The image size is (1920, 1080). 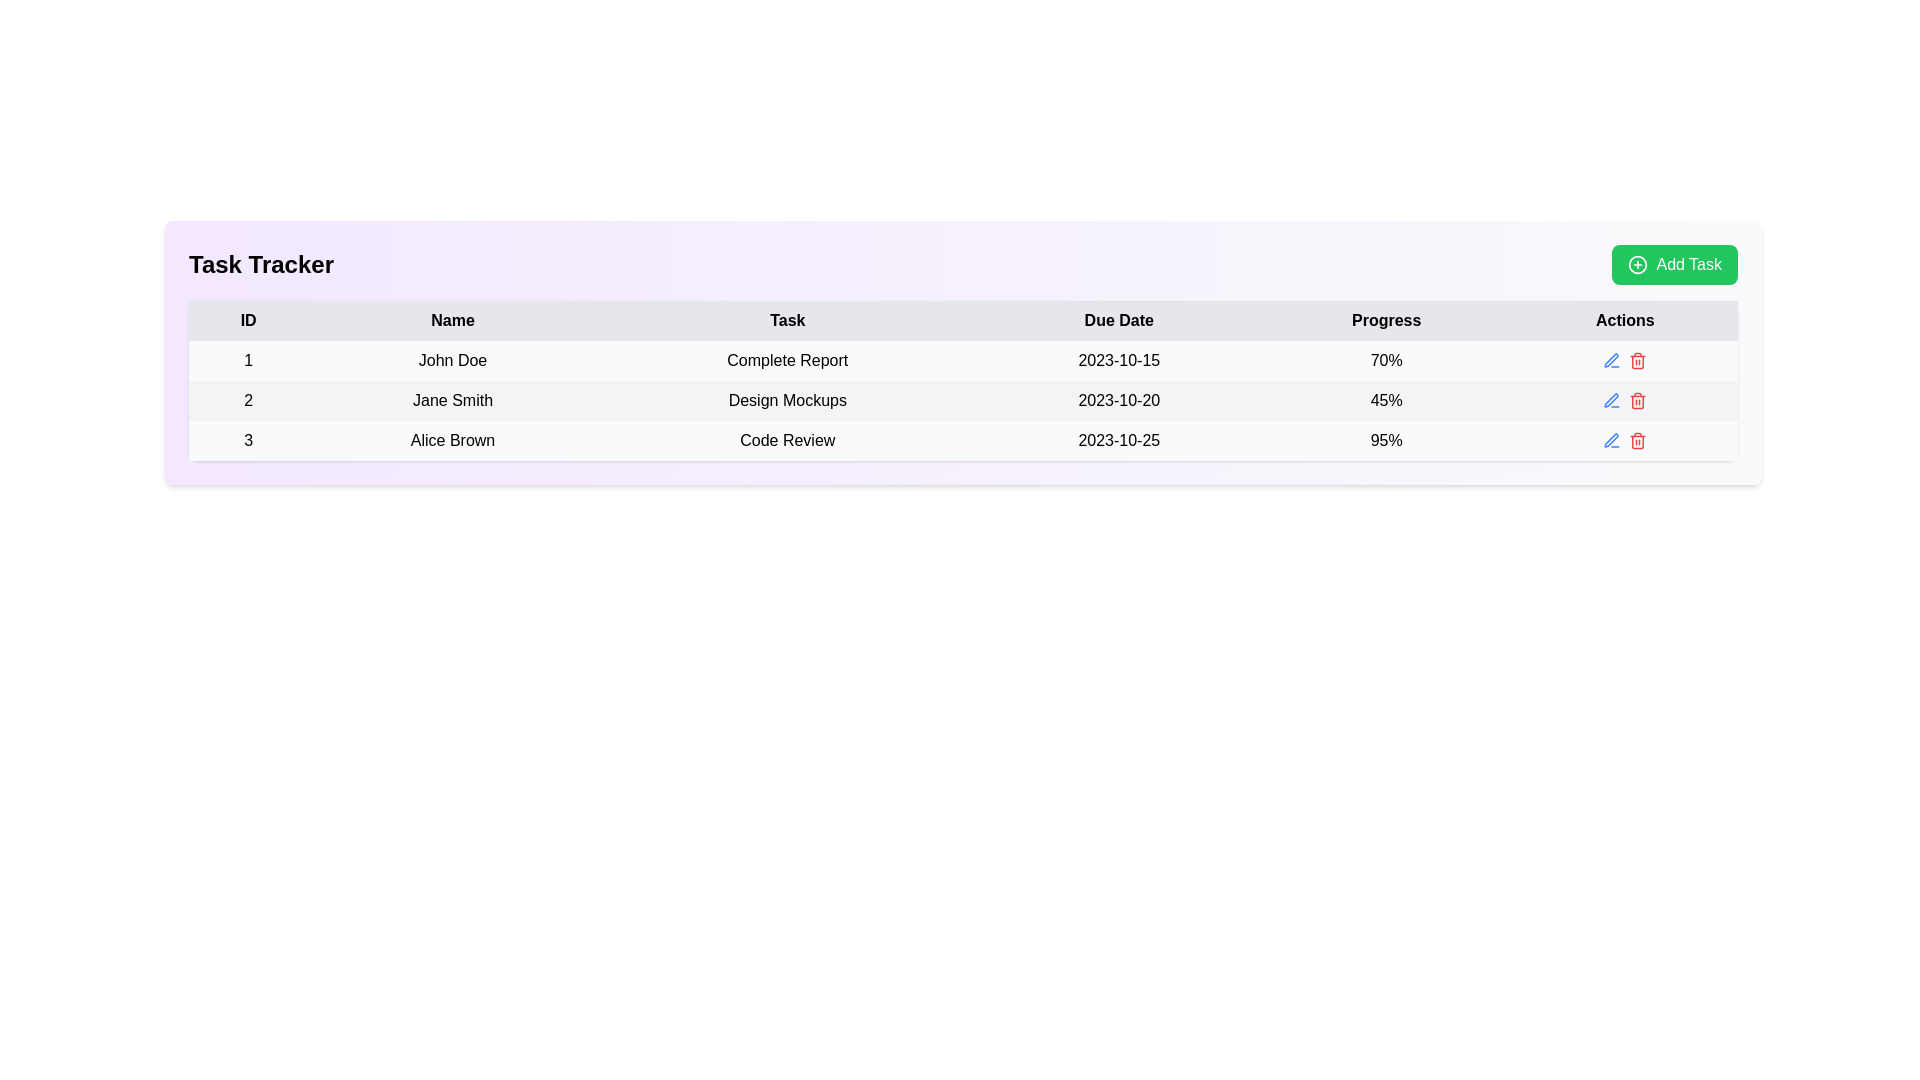 I want to click on the delete button located in the 'Actions' column of the third row in the task tracker interface to observe the hover effect, so click(x=1638, y=439).